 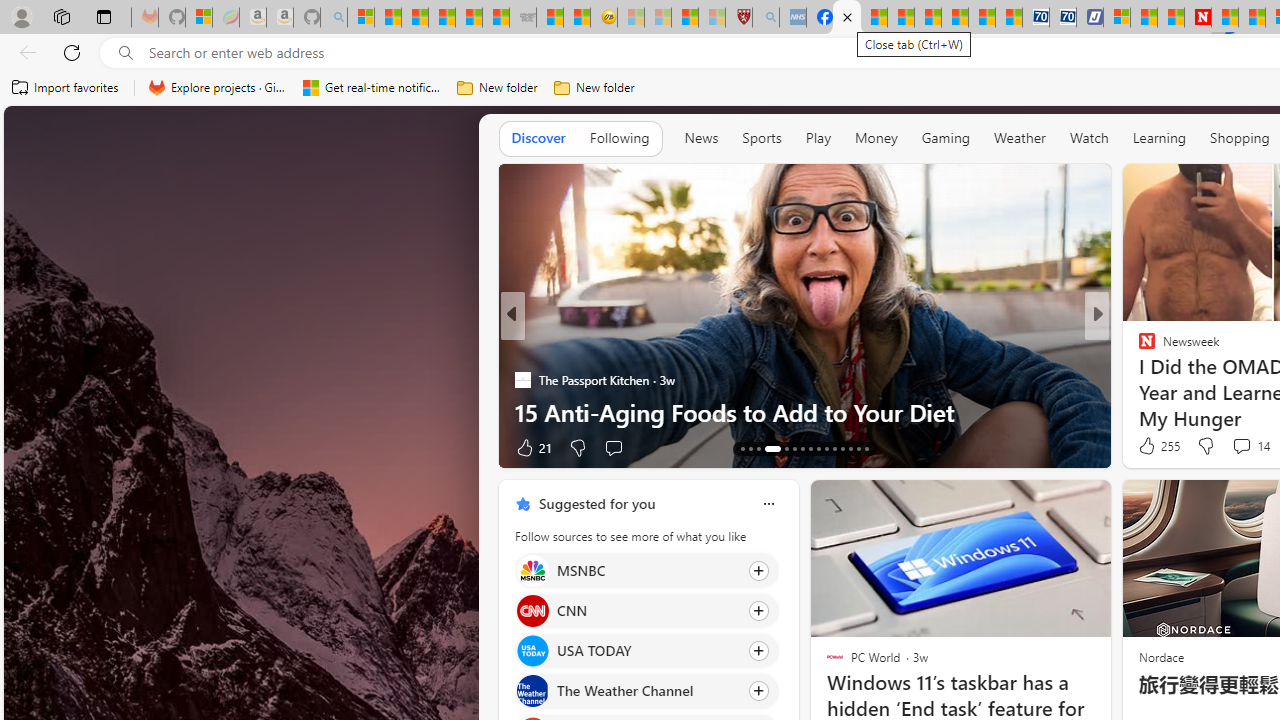 I want to click on 'View comments 228 Comment', so click(x=1227, y=446).